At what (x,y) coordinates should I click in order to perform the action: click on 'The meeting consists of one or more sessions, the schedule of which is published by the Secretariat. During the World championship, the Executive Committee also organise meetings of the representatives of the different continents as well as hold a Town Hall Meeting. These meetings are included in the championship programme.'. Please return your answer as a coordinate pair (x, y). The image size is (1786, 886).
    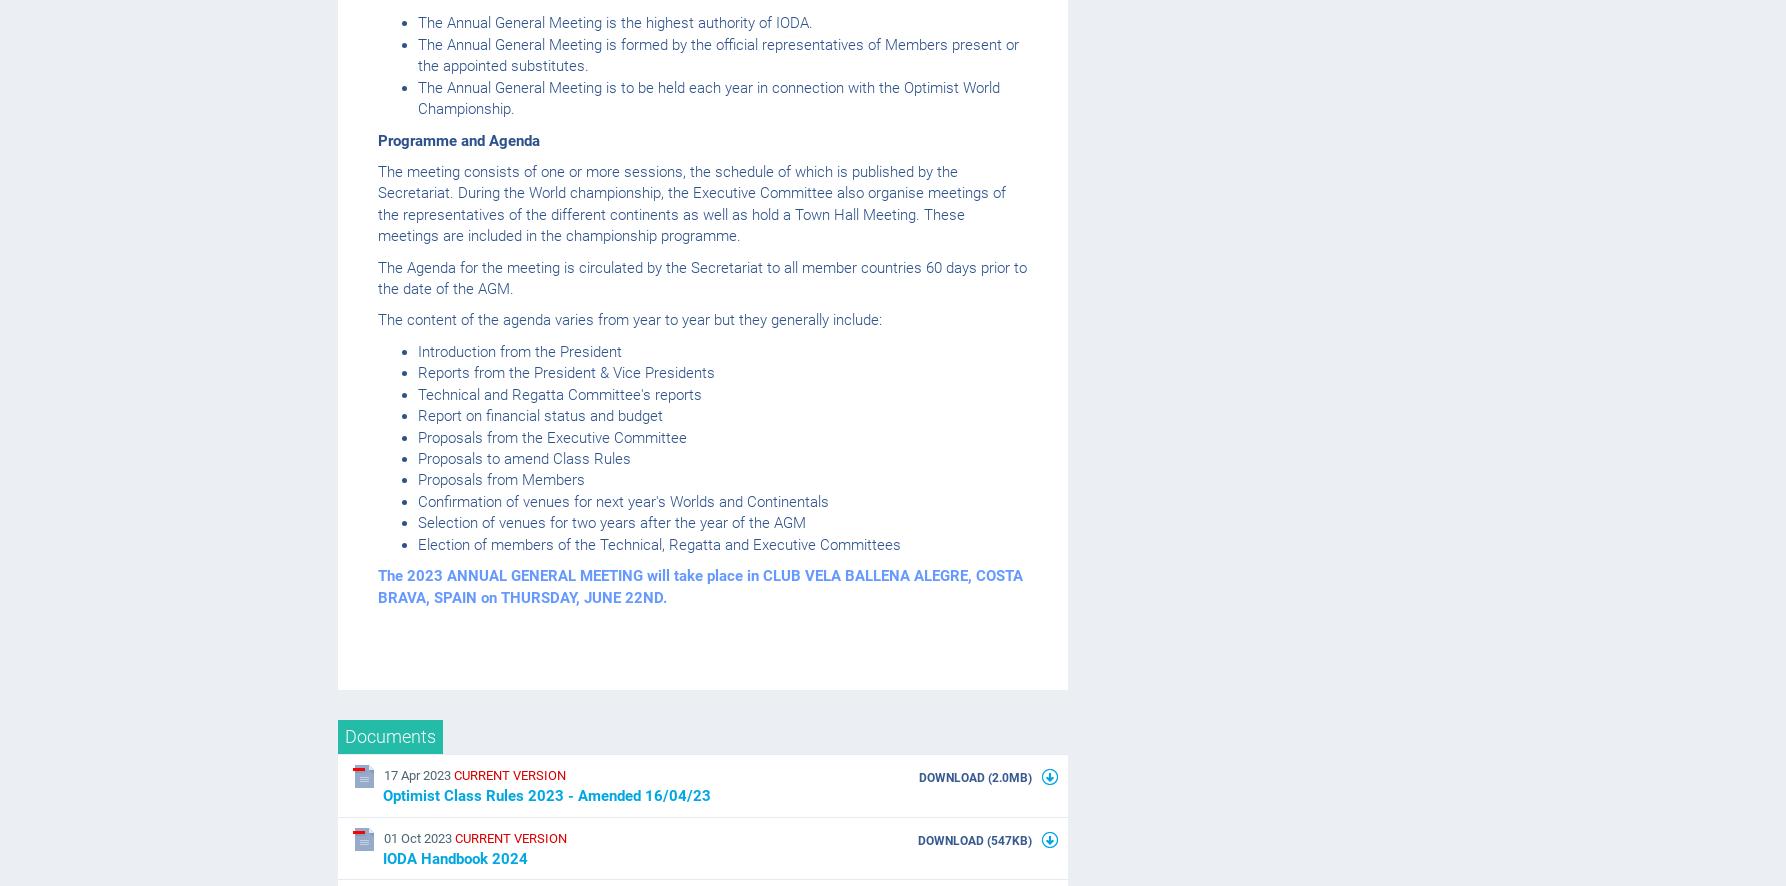
    Looking at the image, I should click on (692, 203).